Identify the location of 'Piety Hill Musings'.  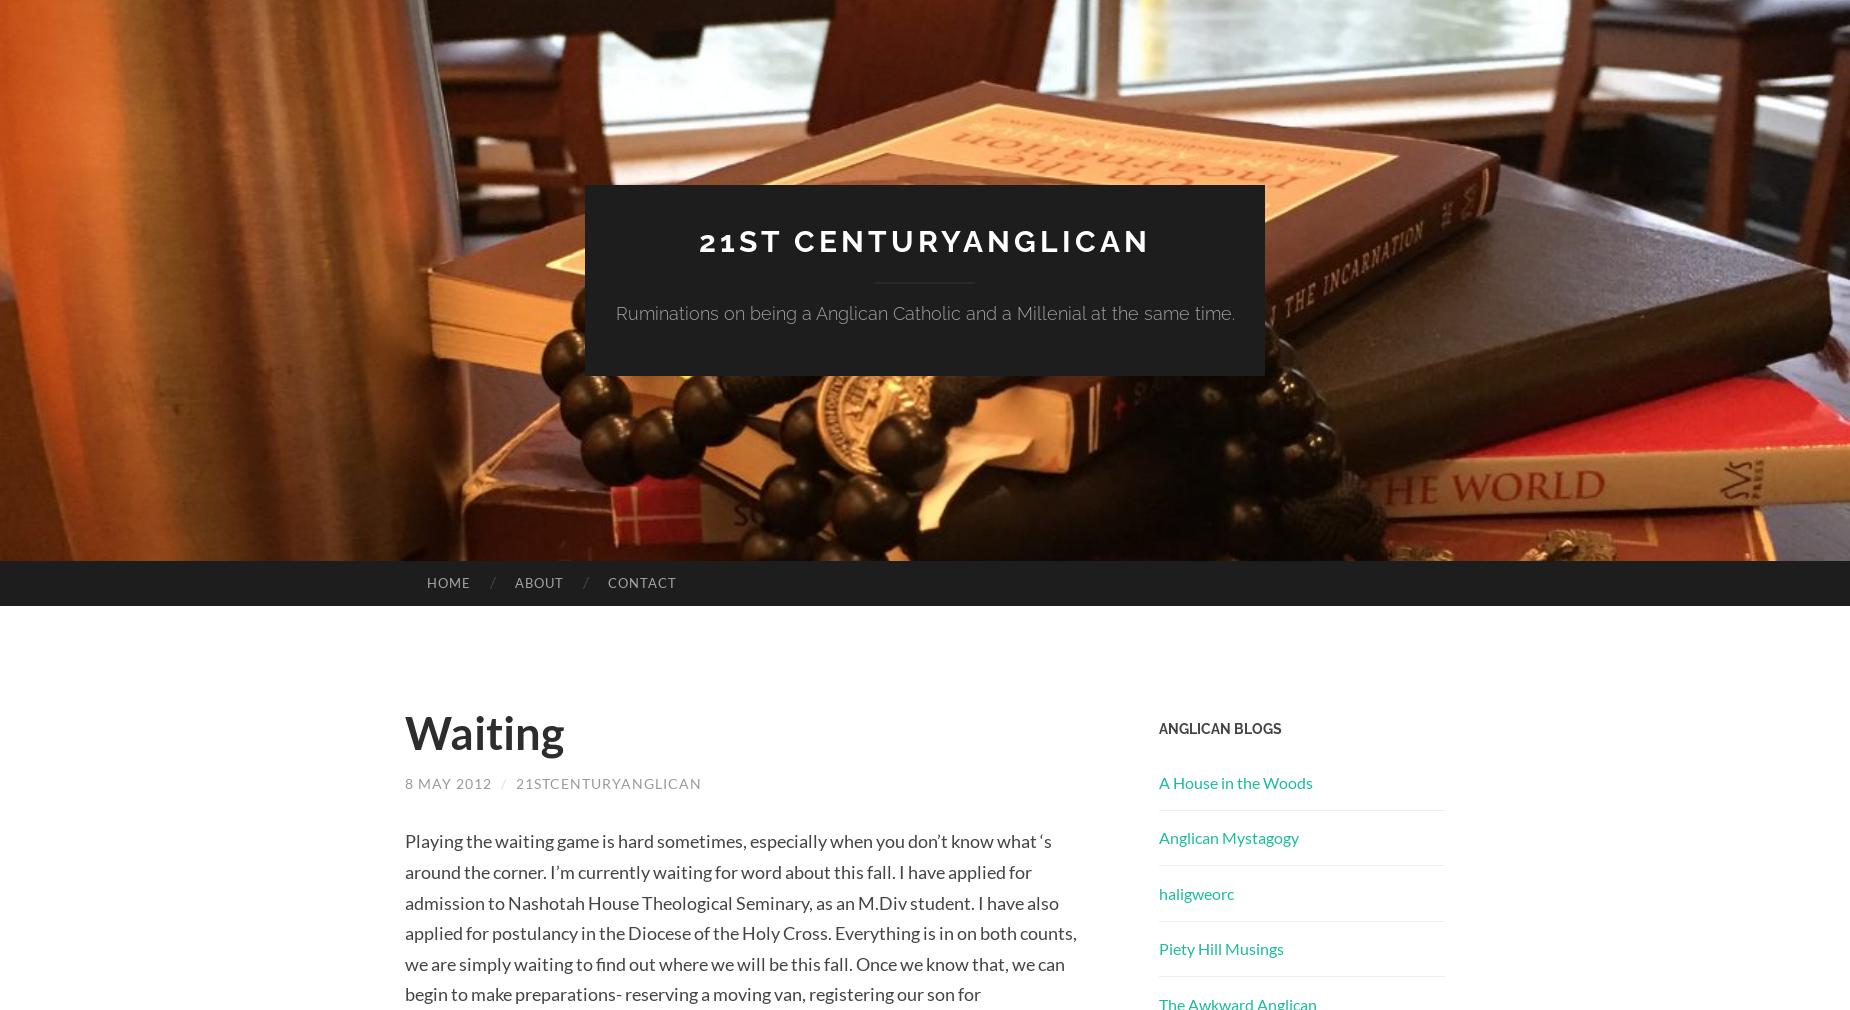
(1220, 948).